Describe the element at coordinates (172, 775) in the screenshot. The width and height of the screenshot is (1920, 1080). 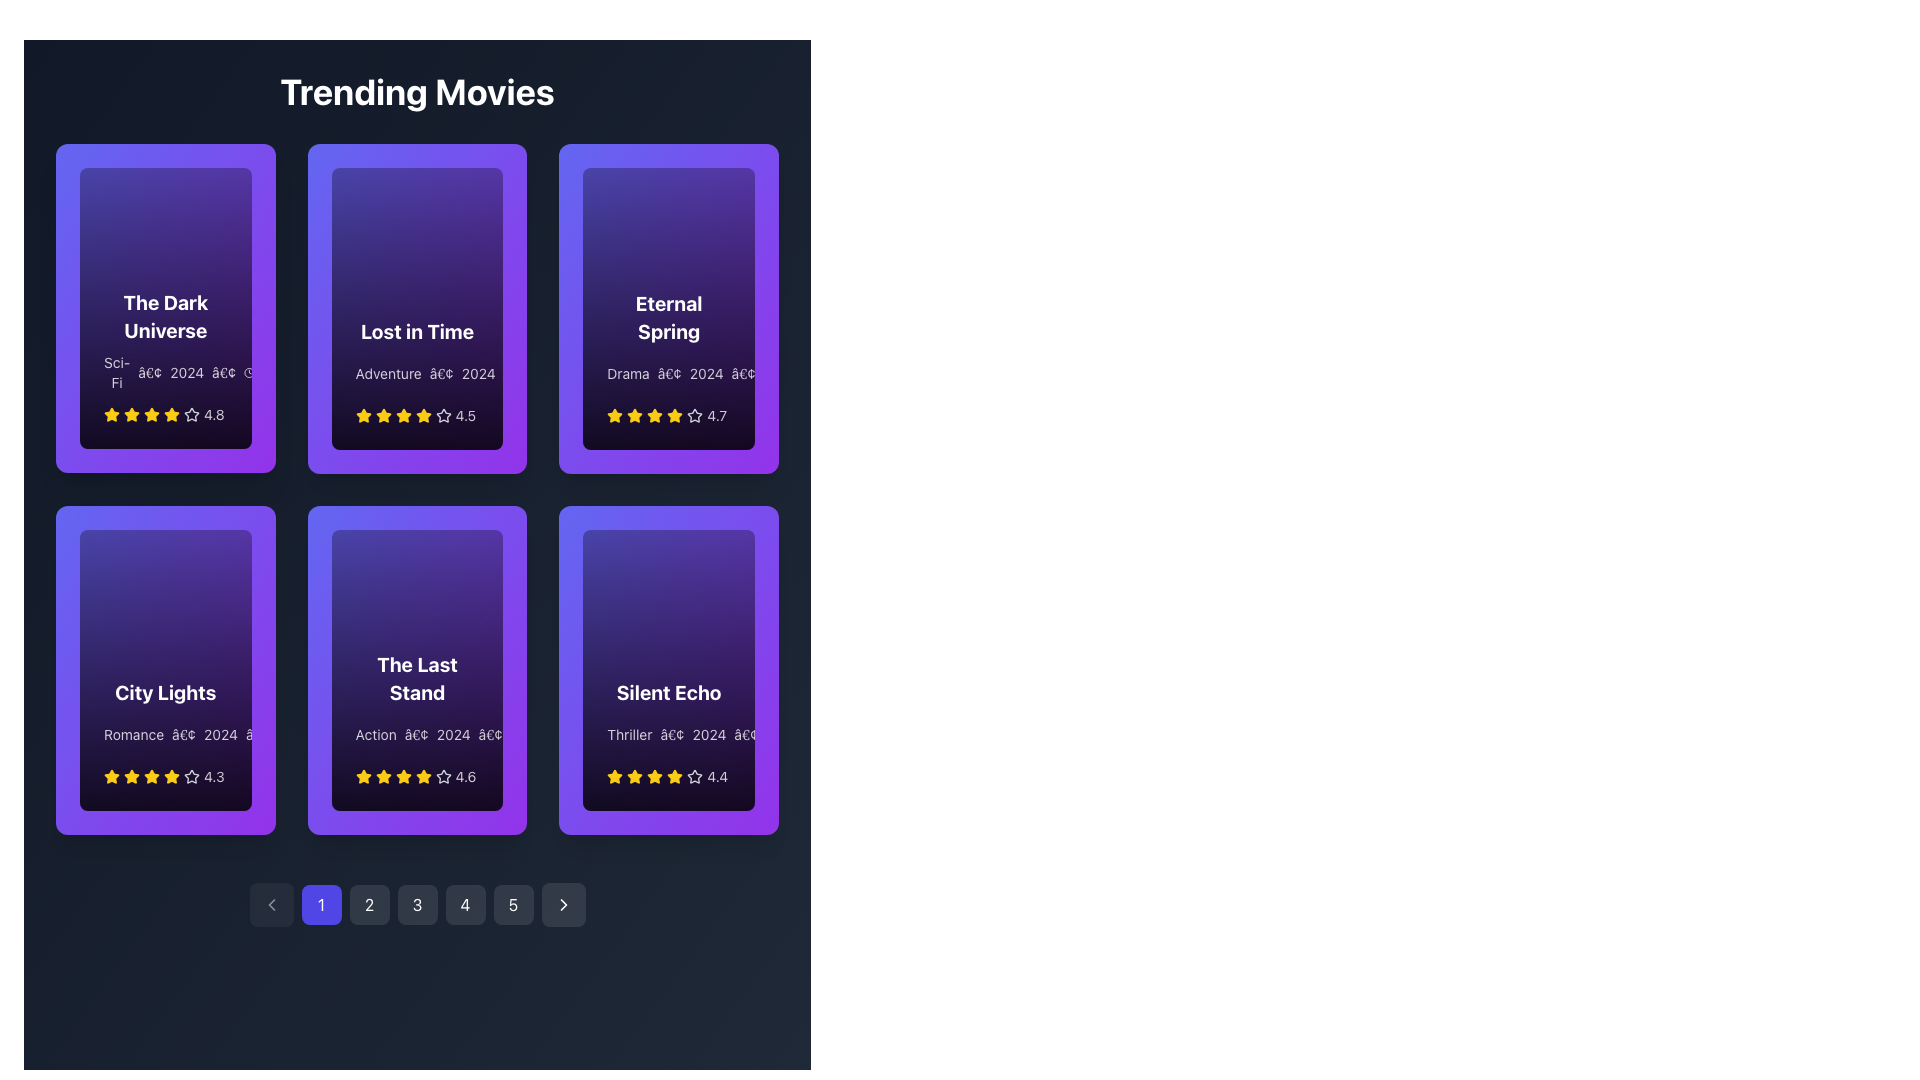
I see `the star icon representing a rating of 4.3 stars for the 'City Lights' movie in the rating section of the movie card` at that location.